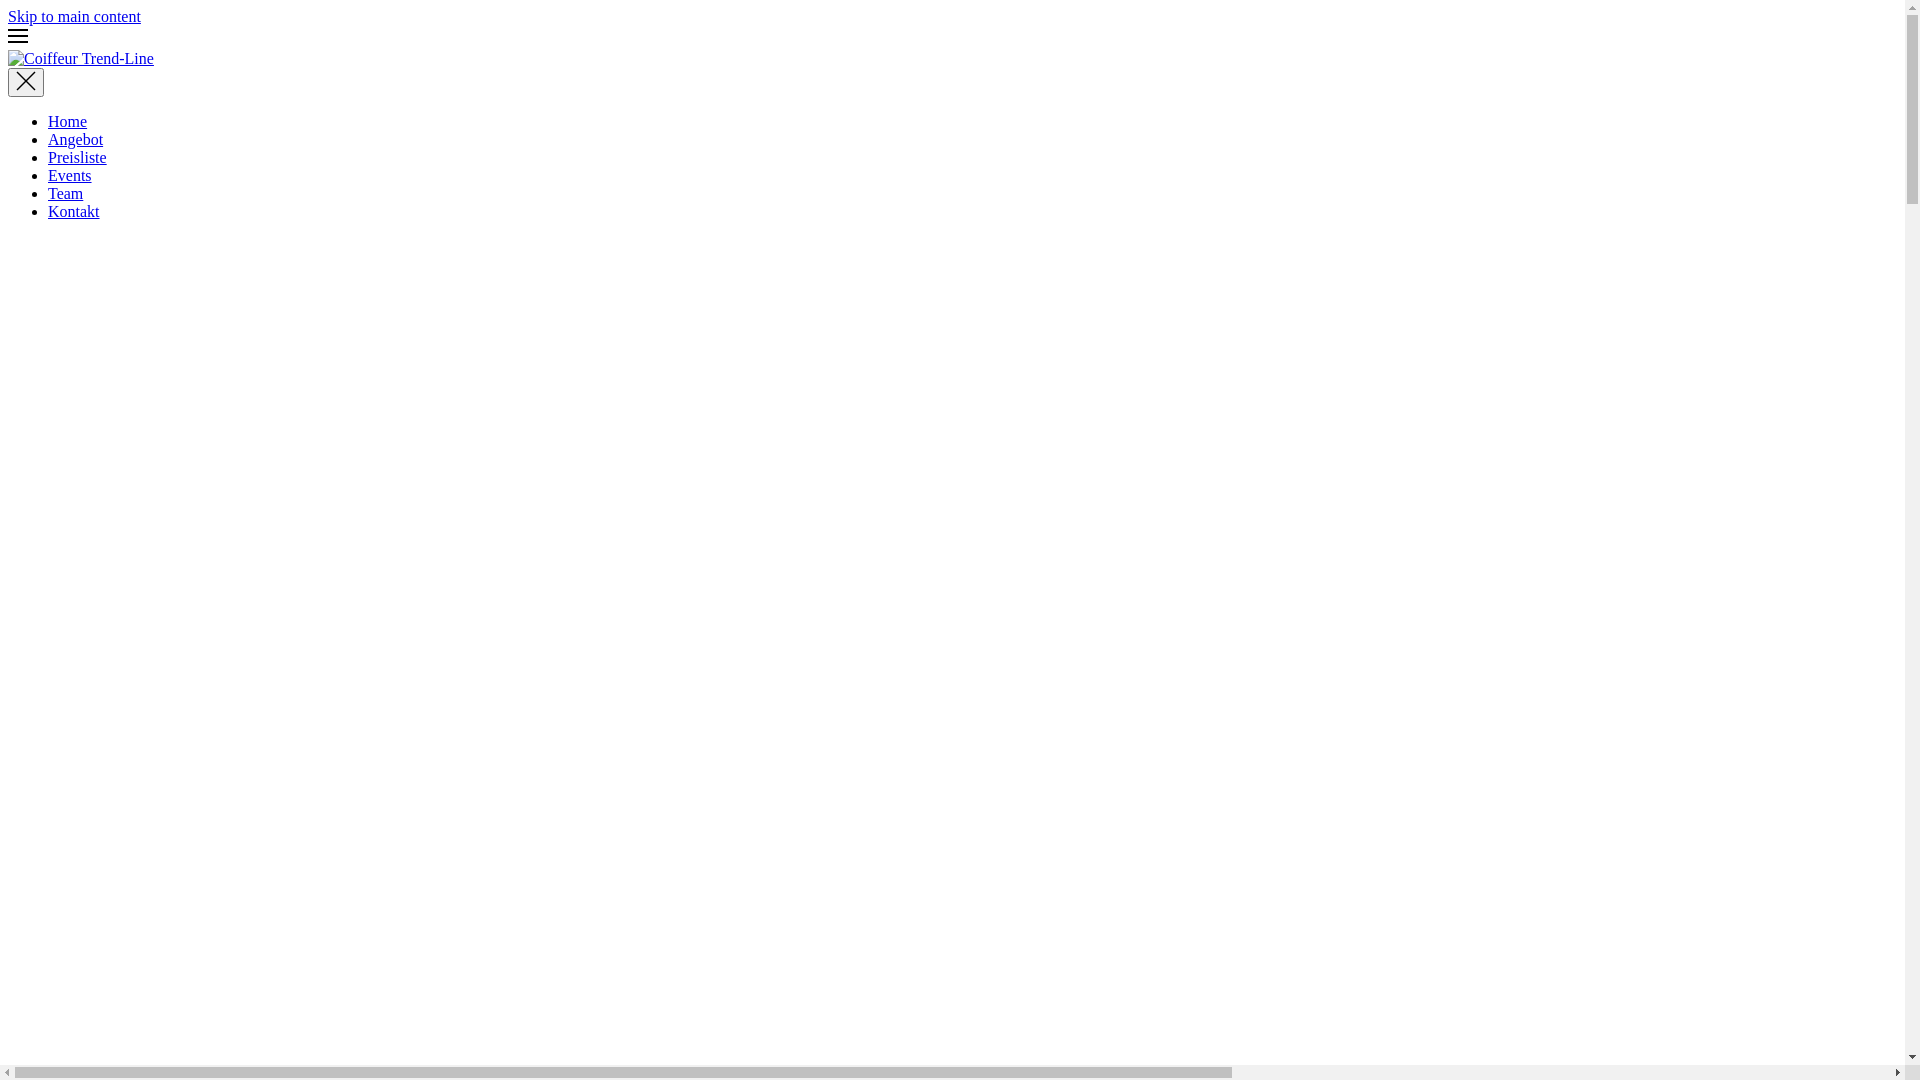 This screenshot has height=1080, width=1920. Describe the element at coordinates (48, 121) in the screenshot. I see `'Home'` at that location.